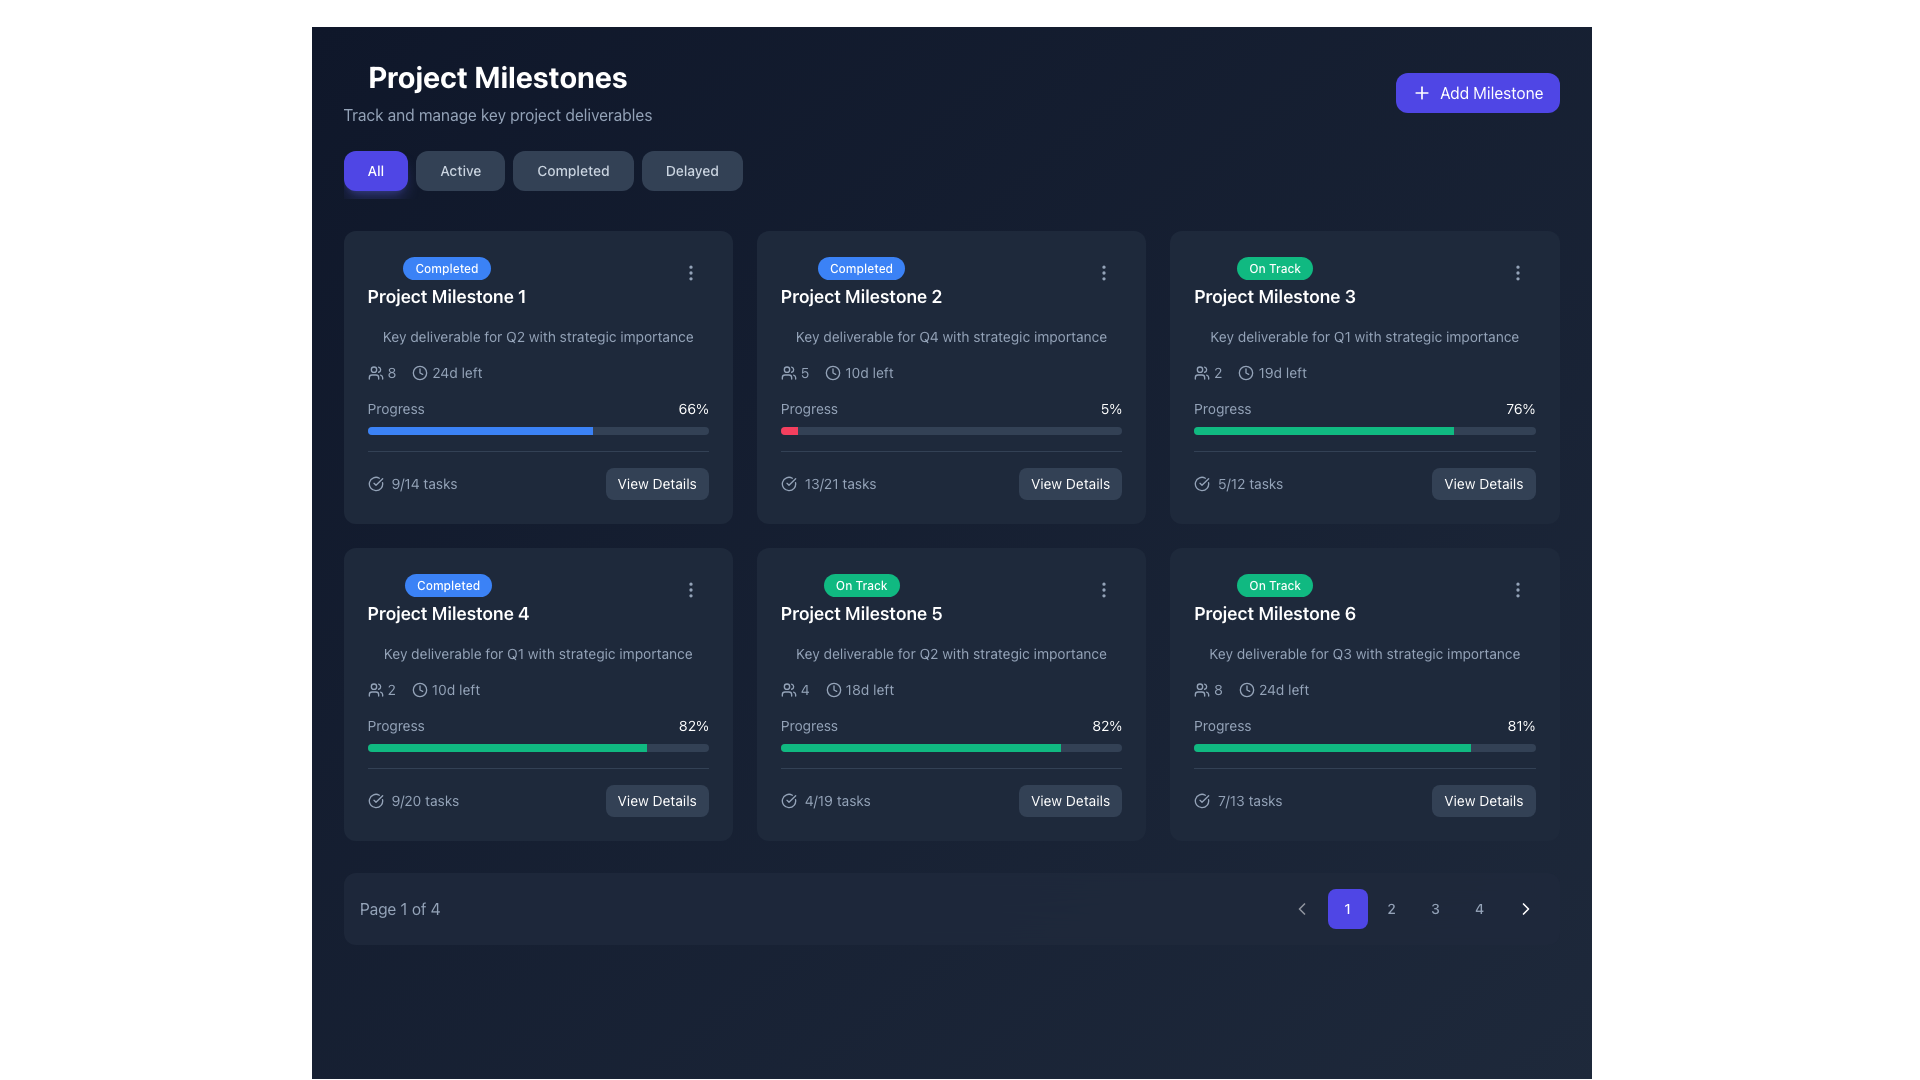 This screenshot has width=1920, height=1080. Describe the element at coordinates (445, 282) in the screenshot. I see `the Status badge titled 'Project Milestone 1' that contains the 'Completed' badge to note the milestone title` at that location.